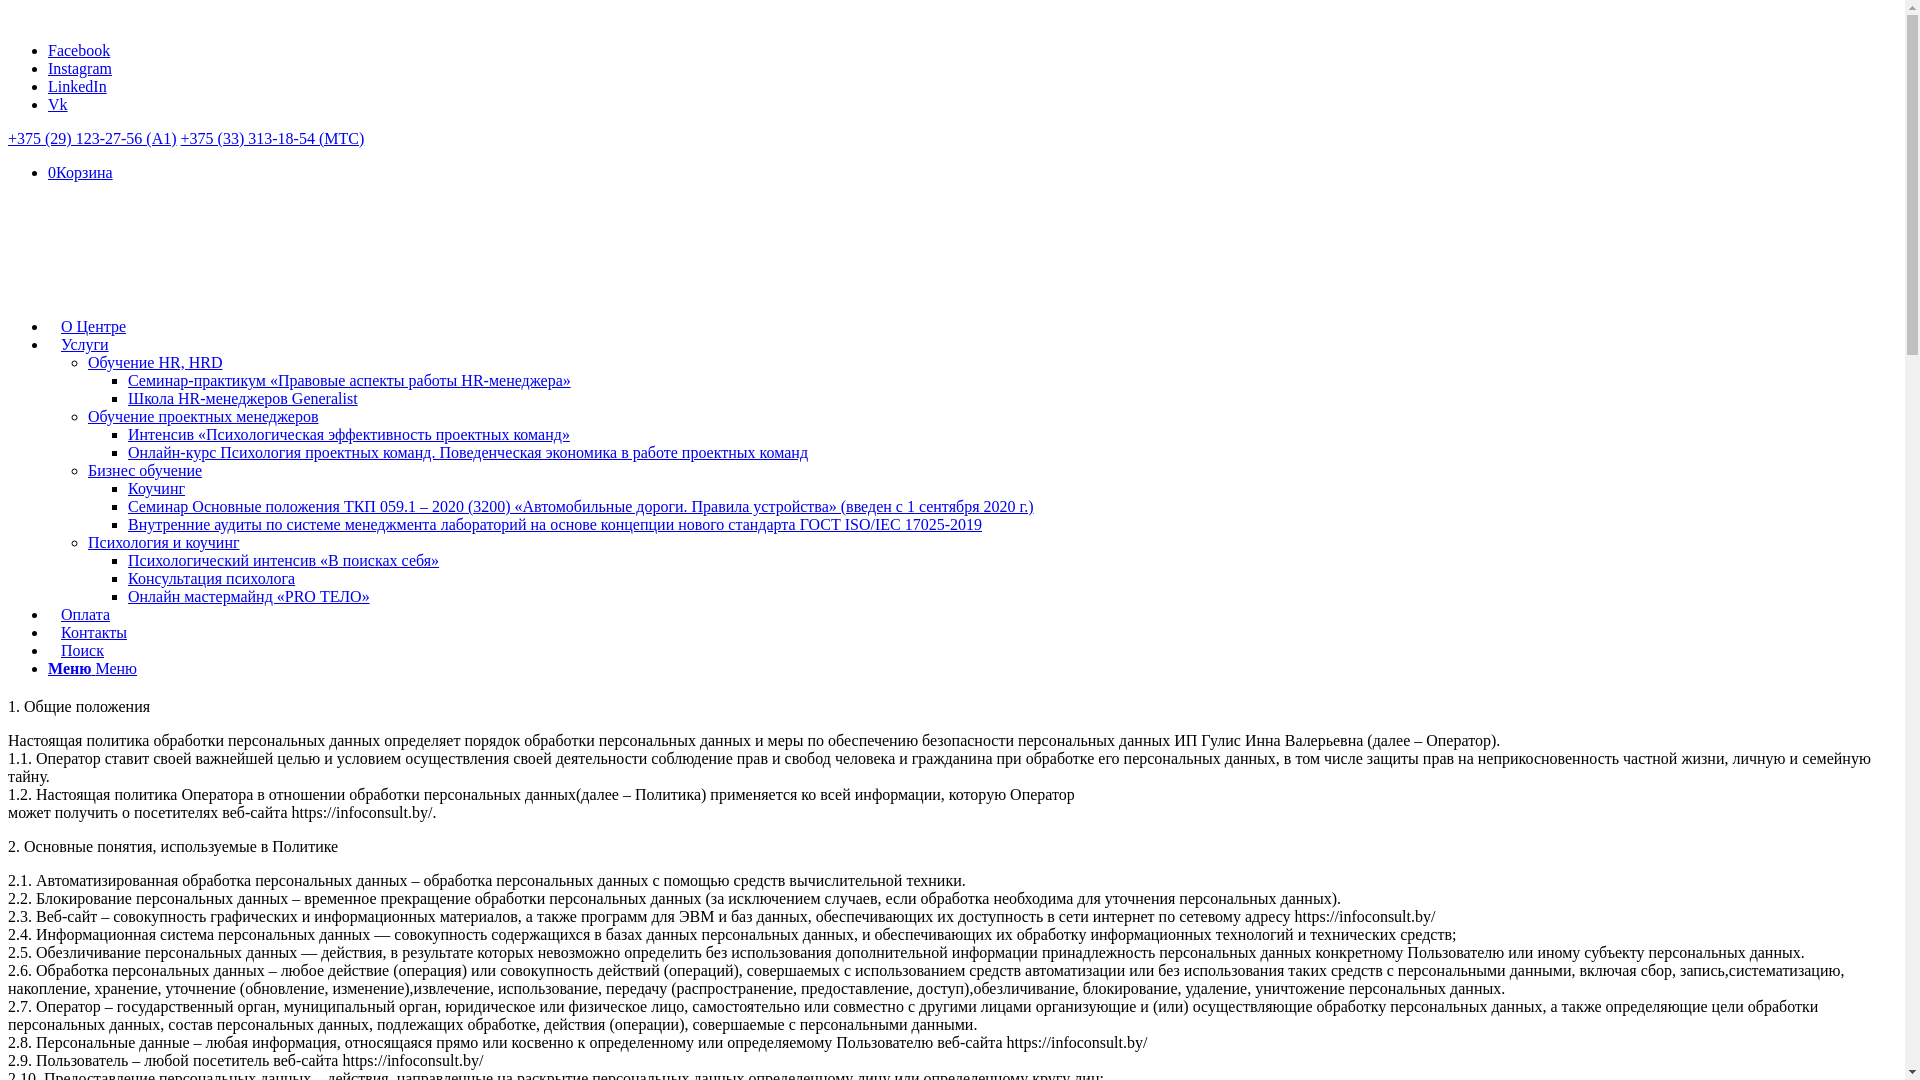  Describe the element at coordinates (91, 137) in the screenshot. I see `'+375 (29) 123-27-56 (A1)'` at that location.